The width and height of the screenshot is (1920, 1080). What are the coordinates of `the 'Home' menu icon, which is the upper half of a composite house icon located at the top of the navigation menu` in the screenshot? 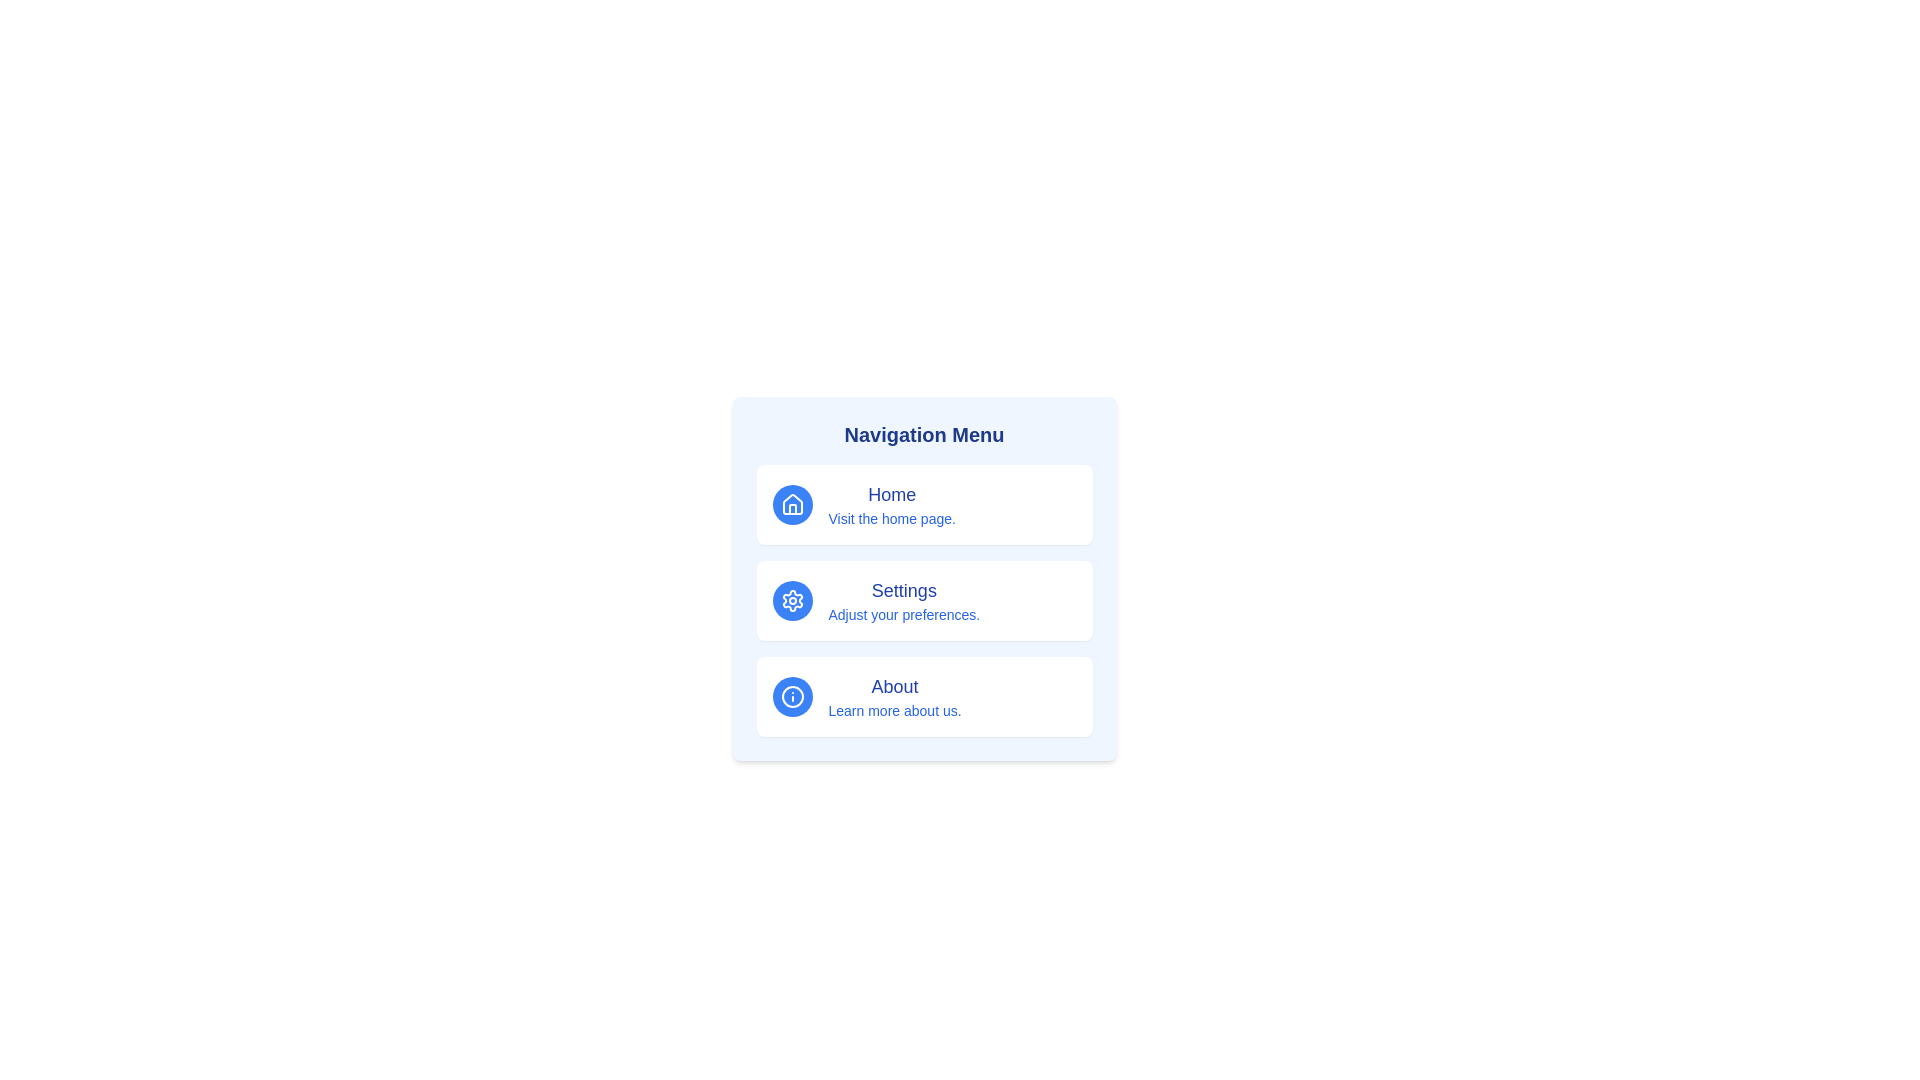 It's located at (791, 503).